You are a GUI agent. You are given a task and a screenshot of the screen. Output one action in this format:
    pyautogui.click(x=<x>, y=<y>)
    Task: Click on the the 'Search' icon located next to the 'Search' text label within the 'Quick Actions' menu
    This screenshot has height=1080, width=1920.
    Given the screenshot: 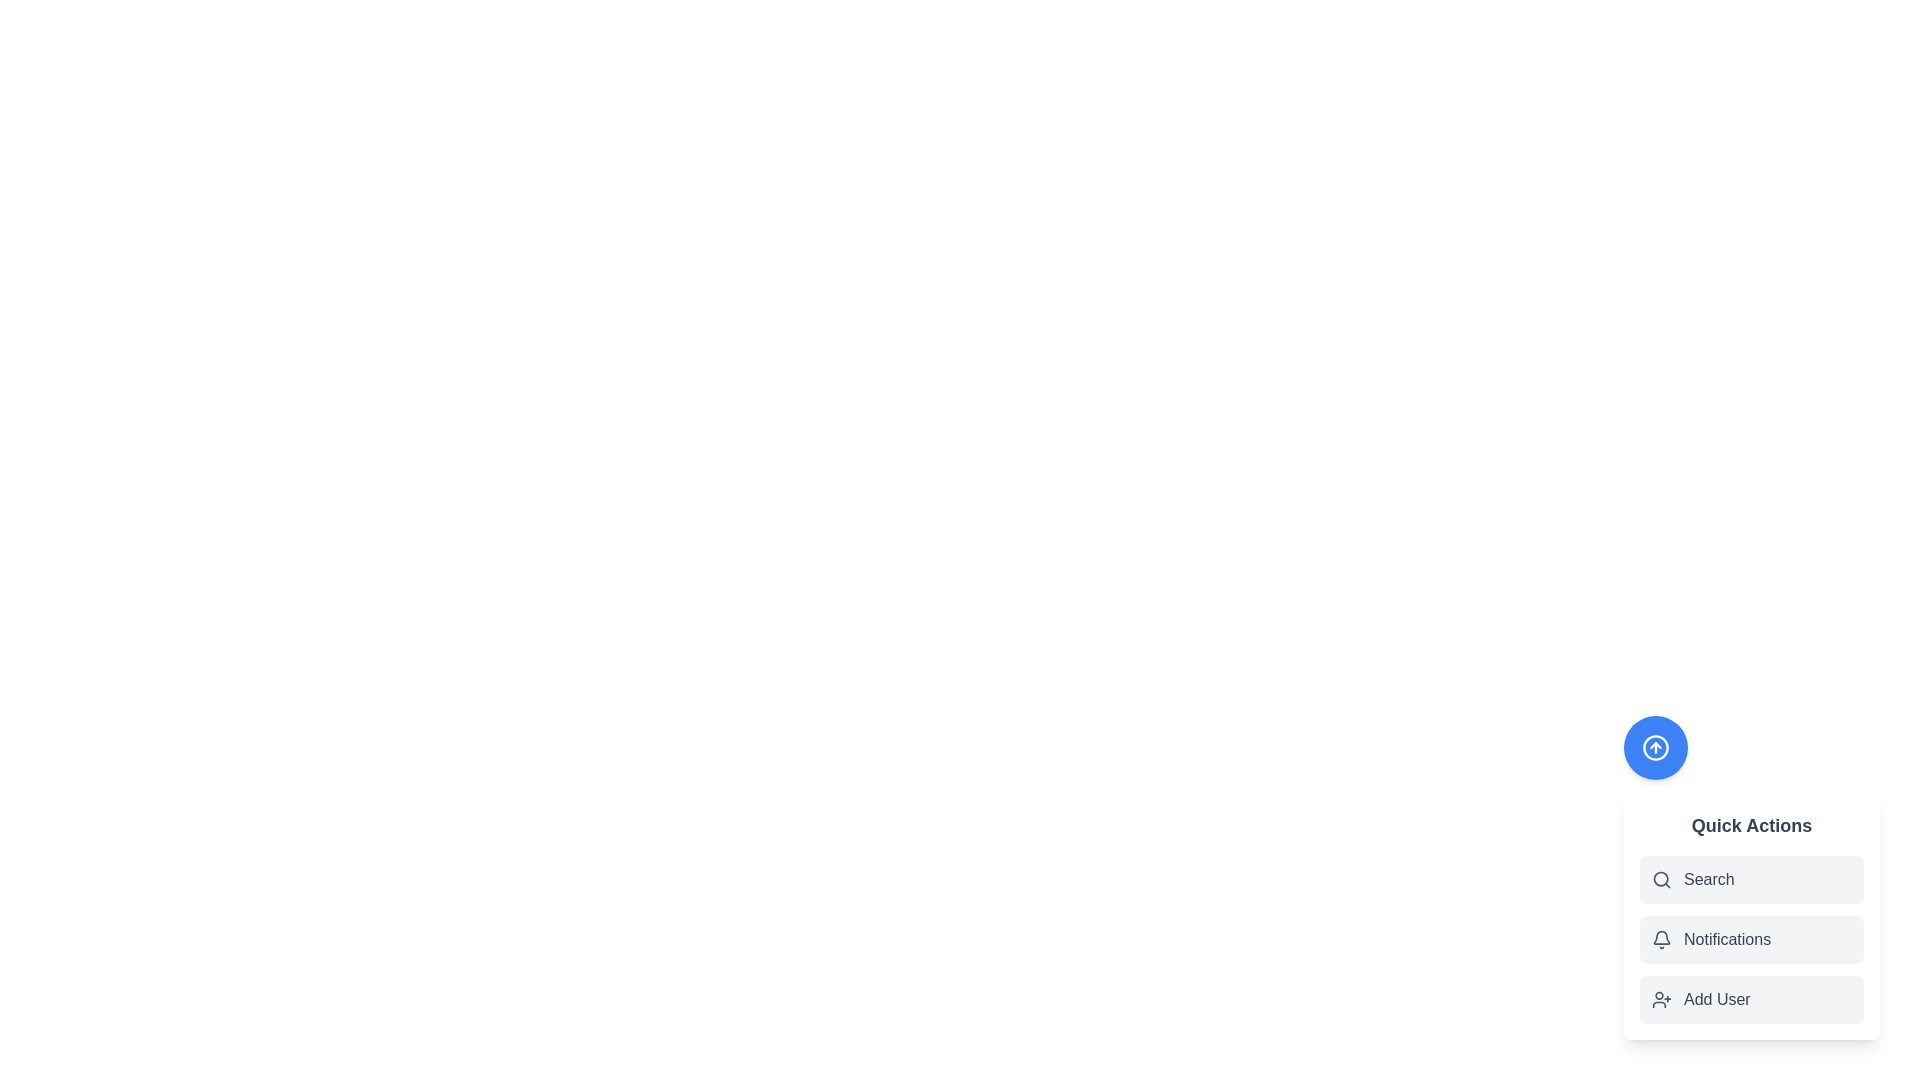 What is the action you would take?
    pyautogui.click(x=1661, y=878)
    